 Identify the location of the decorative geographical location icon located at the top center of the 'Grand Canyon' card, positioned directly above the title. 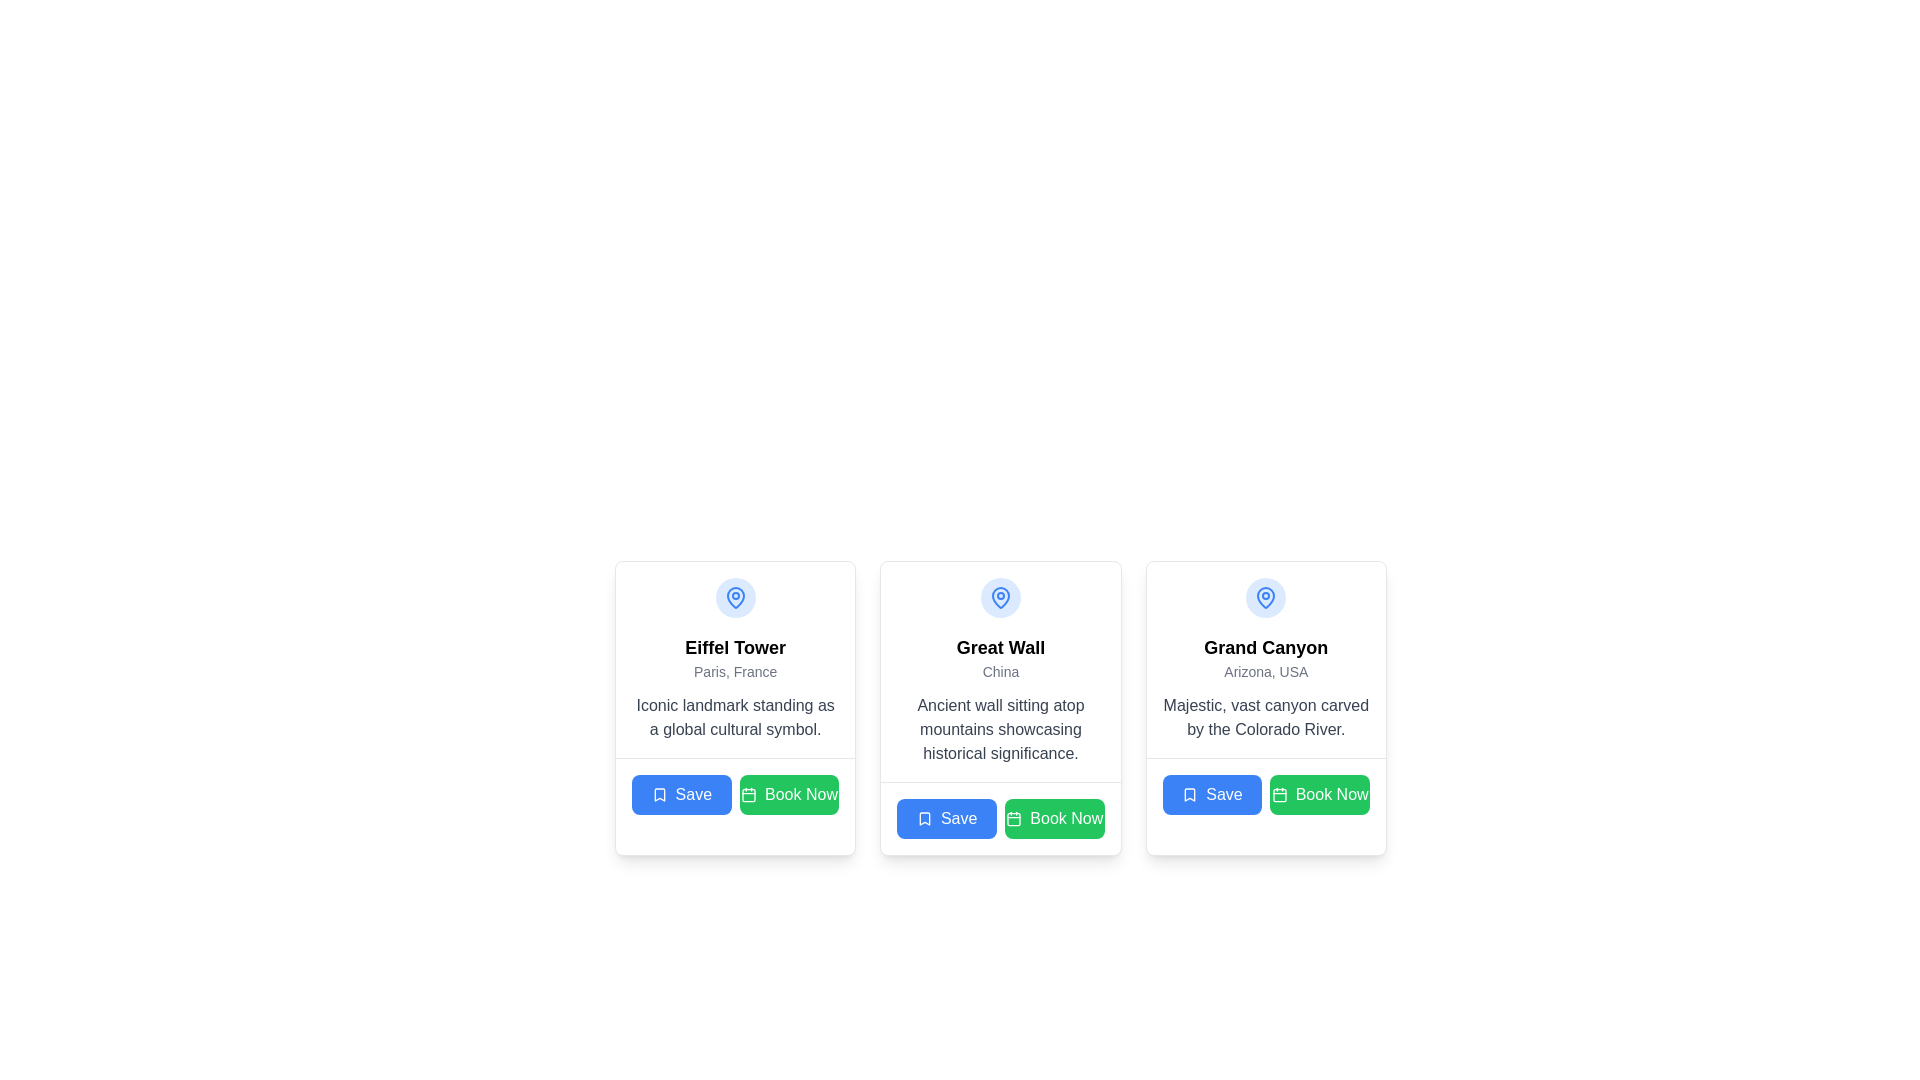
(1265, 596).